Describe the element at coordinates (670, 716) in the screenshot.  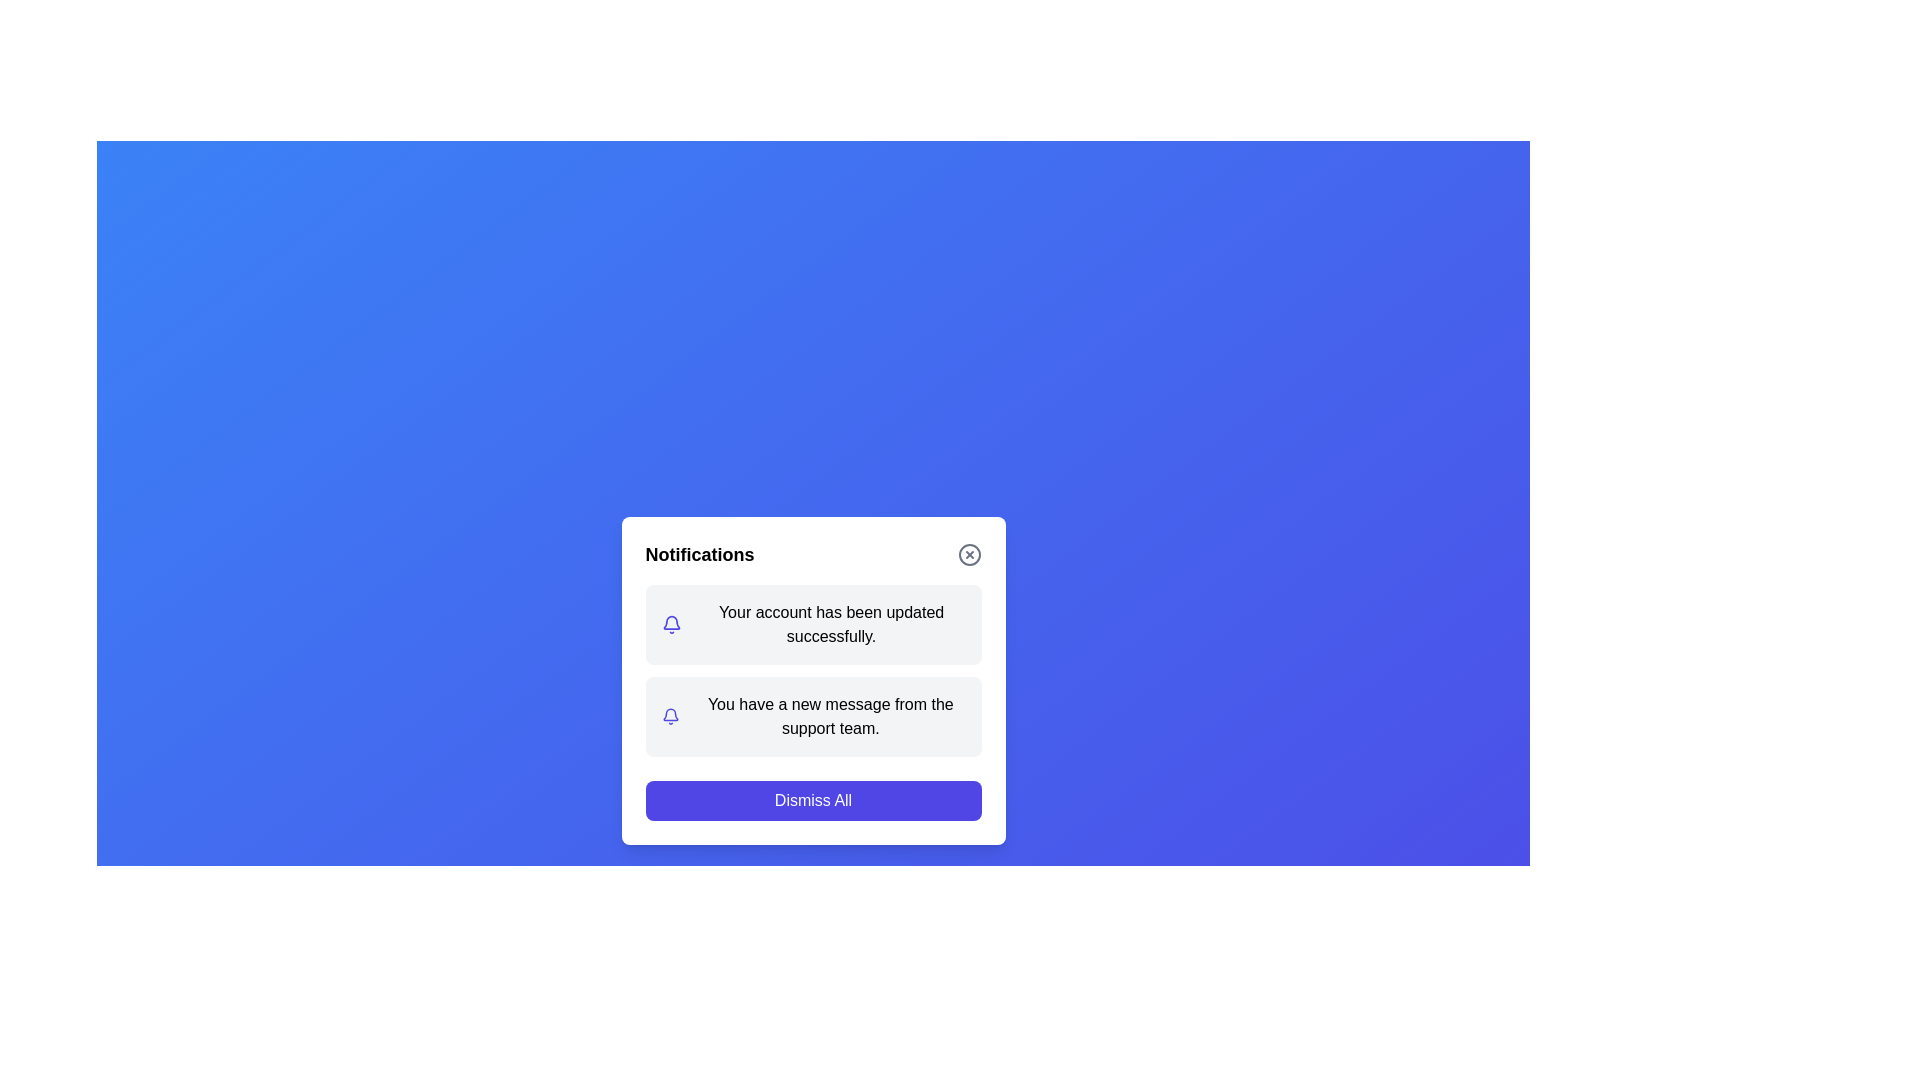
I see `the indigo bell-shaped icon indicating notifications, which is located to the left of the notification text 'You have a new message from the support team.'` at that location.